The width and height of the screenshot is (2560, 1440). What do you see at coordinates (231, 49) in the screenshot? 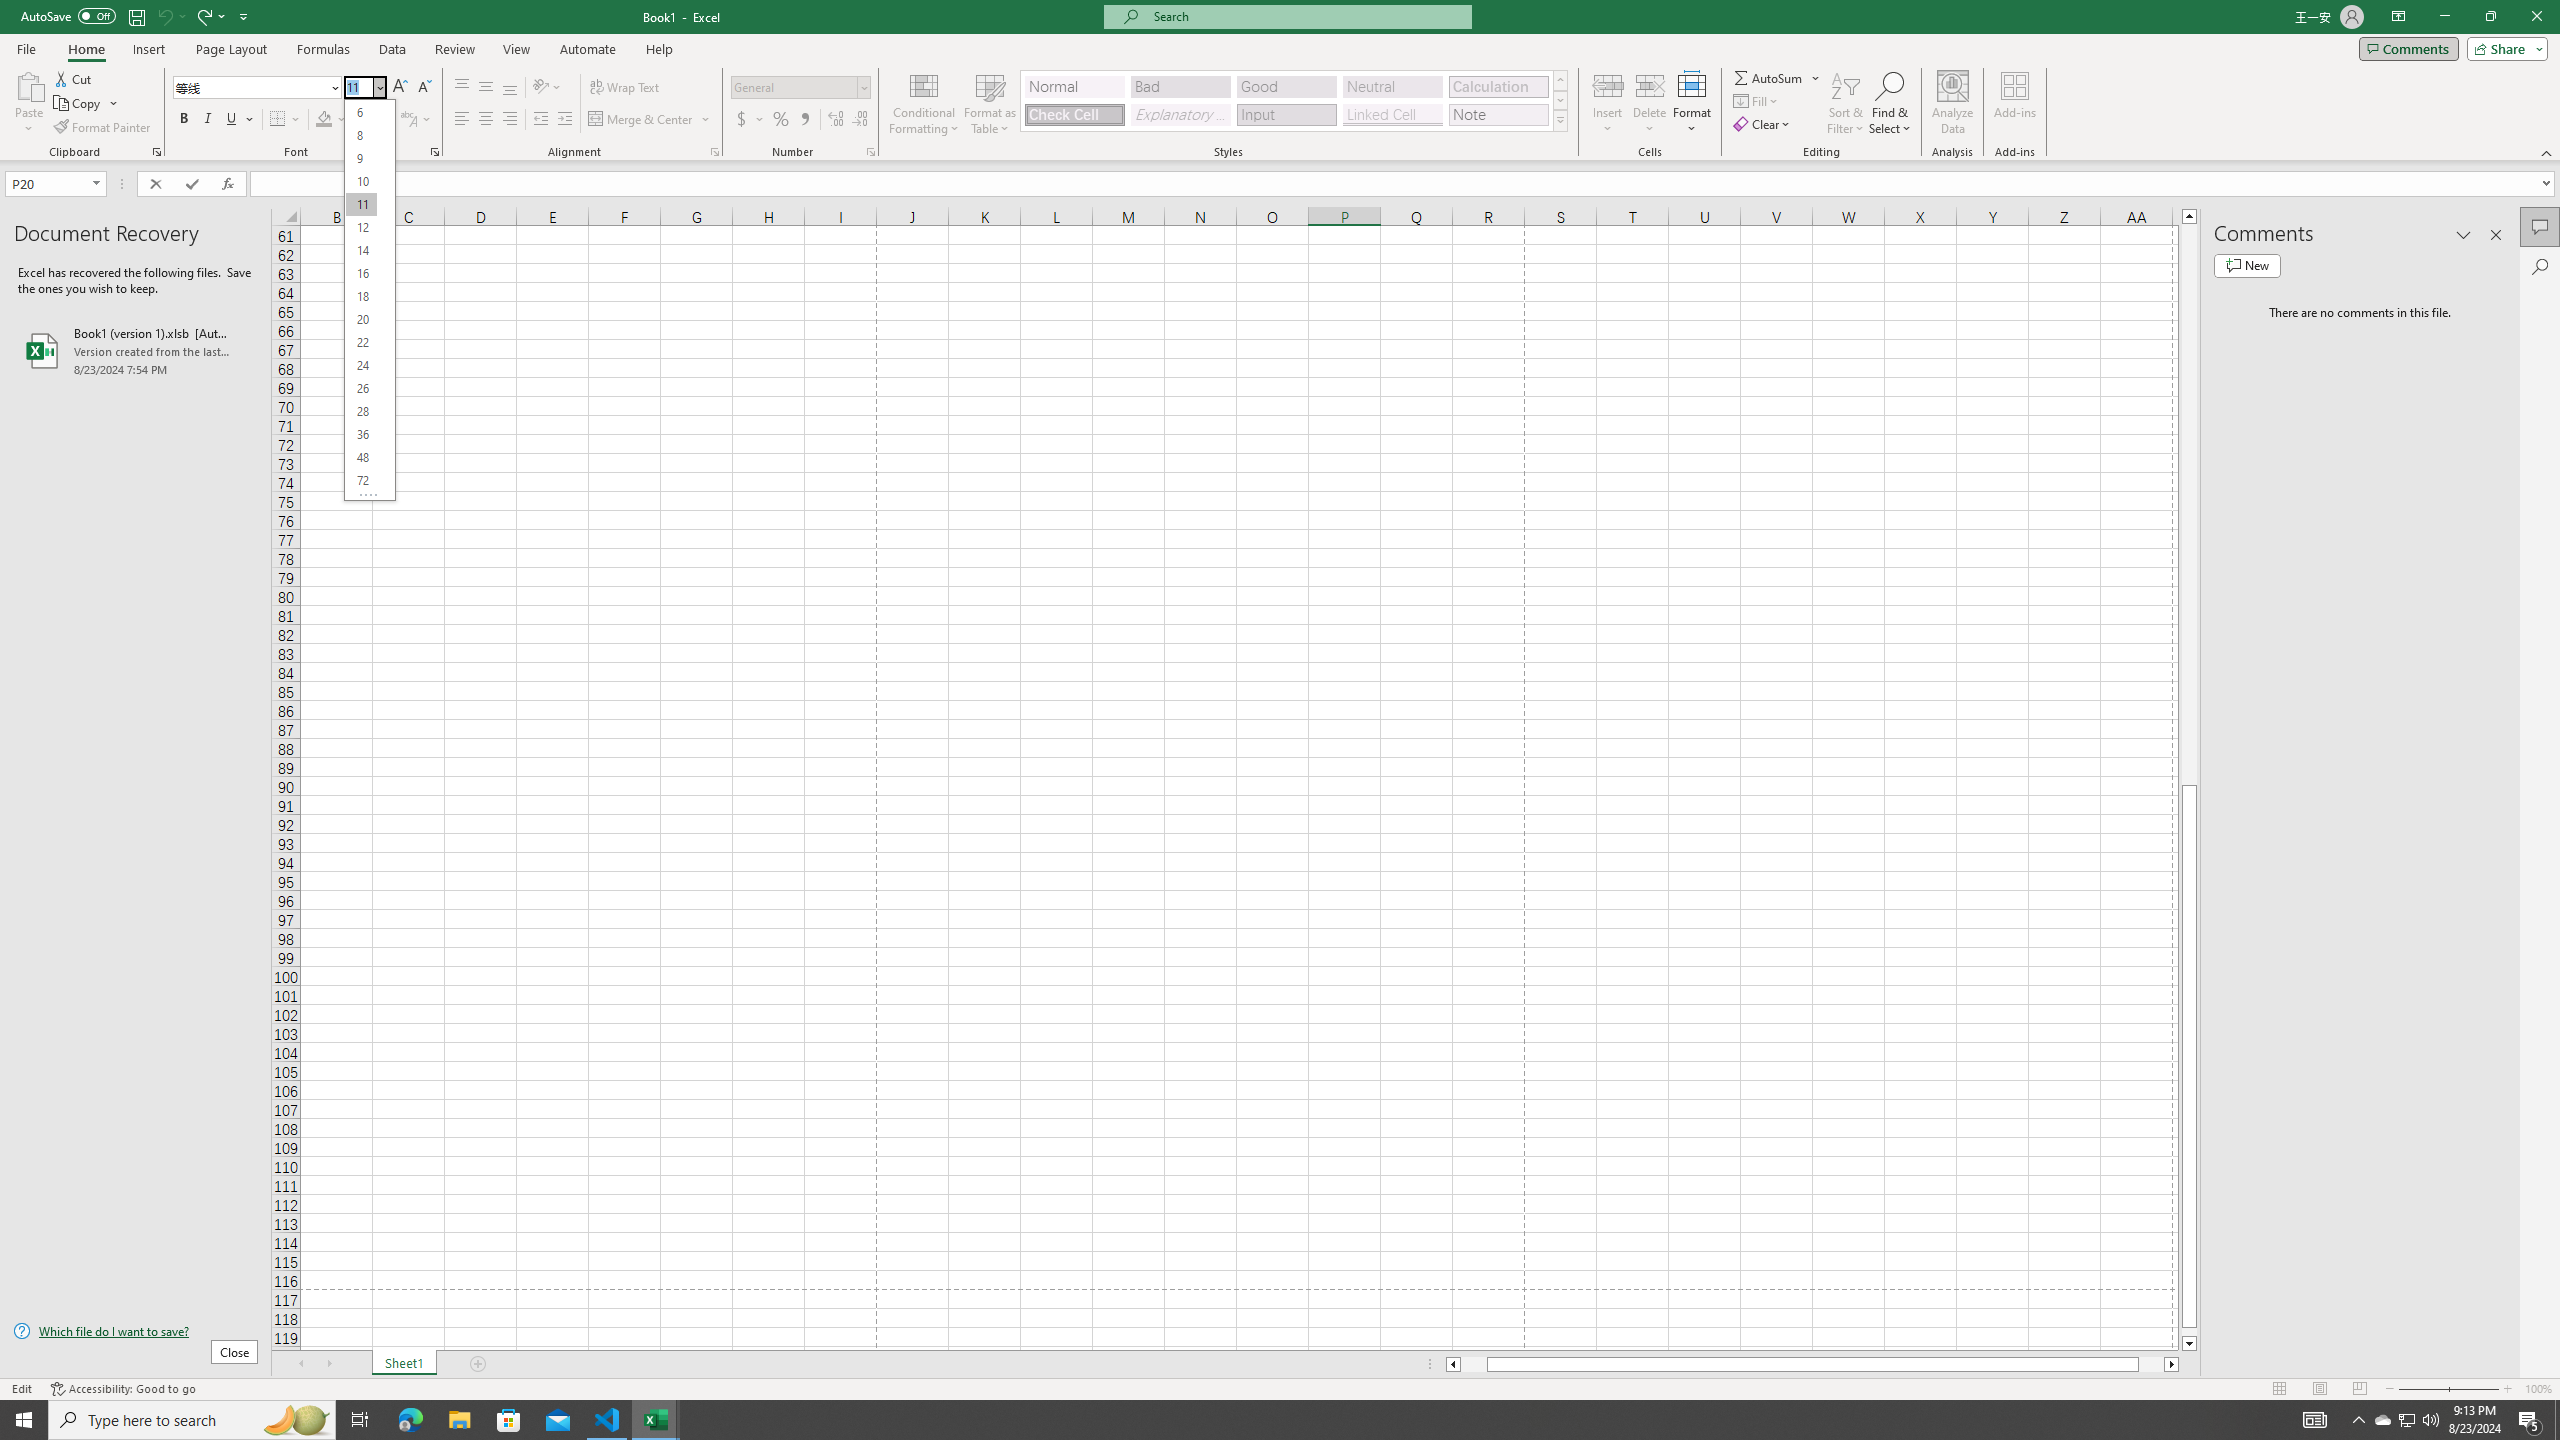
I see `'Page Layout'` at bounding box center [231, 49].